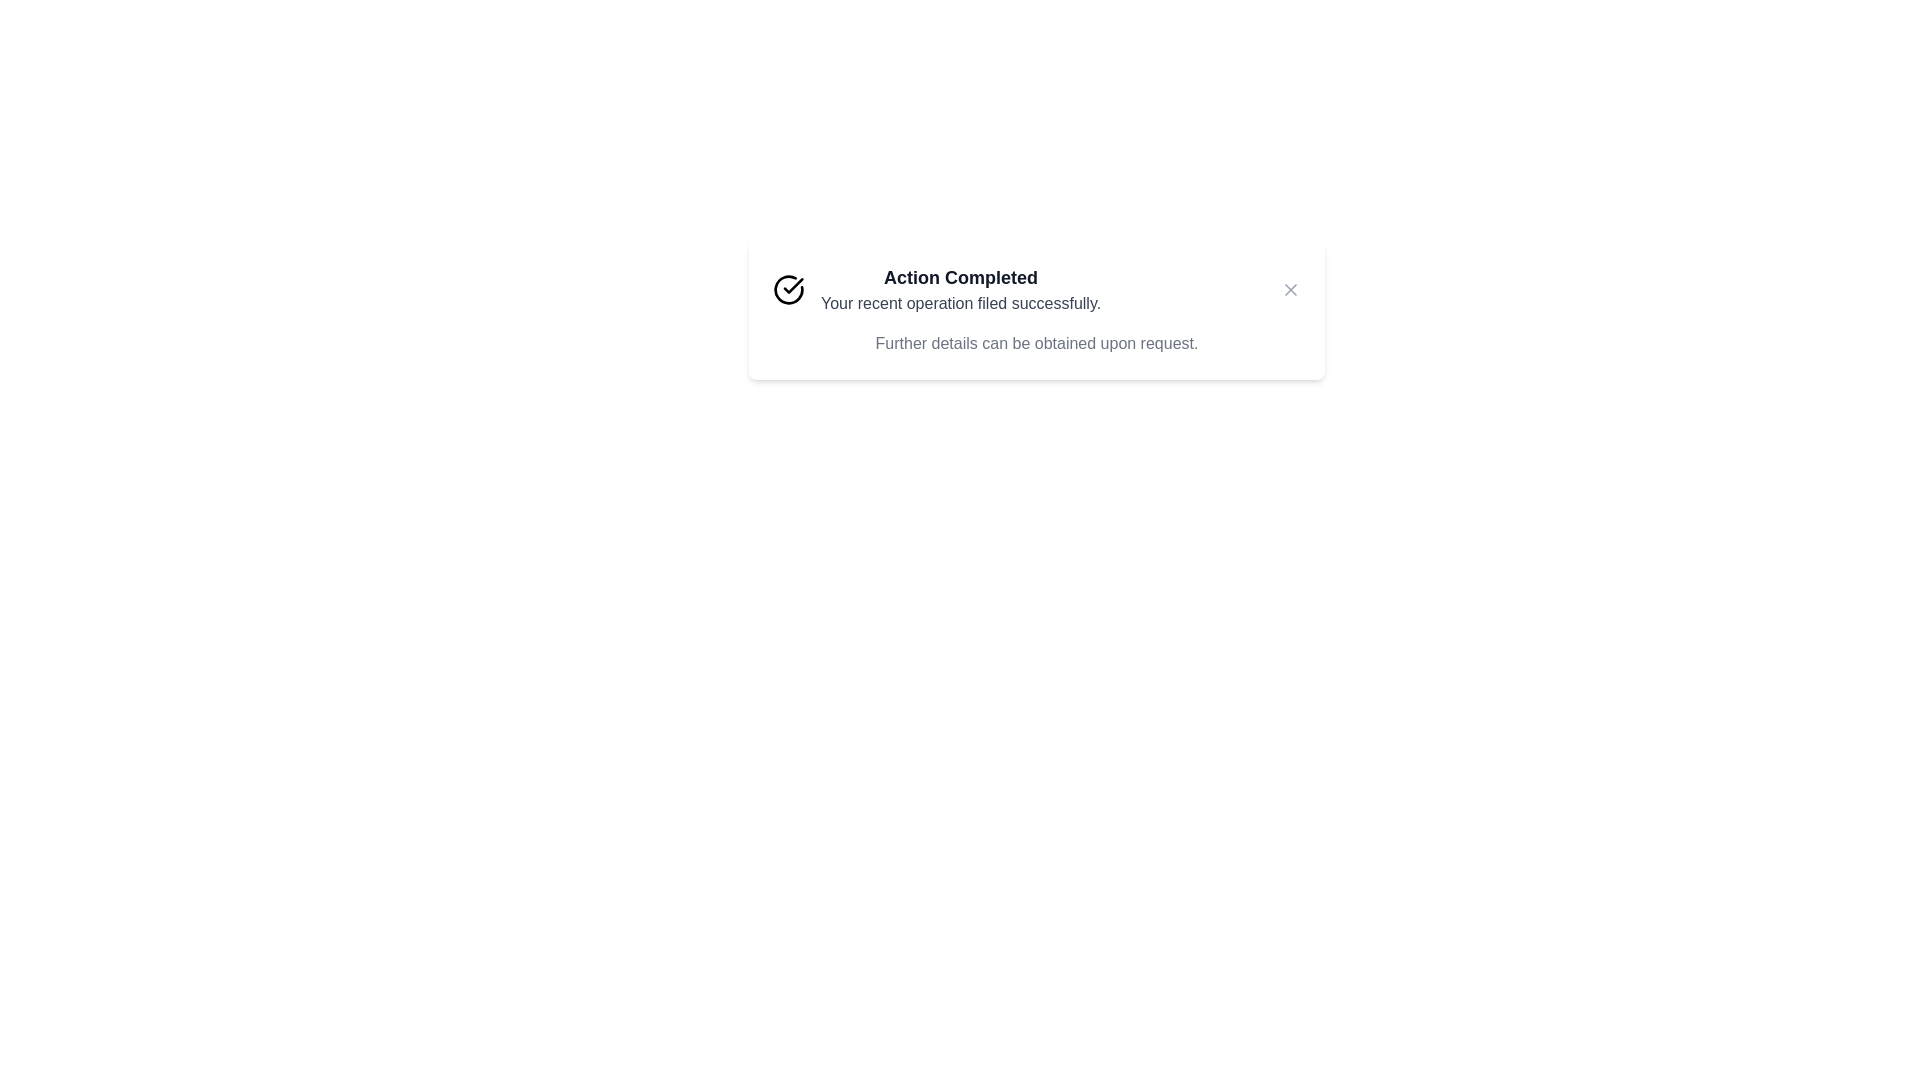 This screenshot has width=1920, height=1080. I want to click on the small gray button styled as an 'X' located at the upper-right corner of the notification panel to observe its color change upon hovering, so click(1291, 289).